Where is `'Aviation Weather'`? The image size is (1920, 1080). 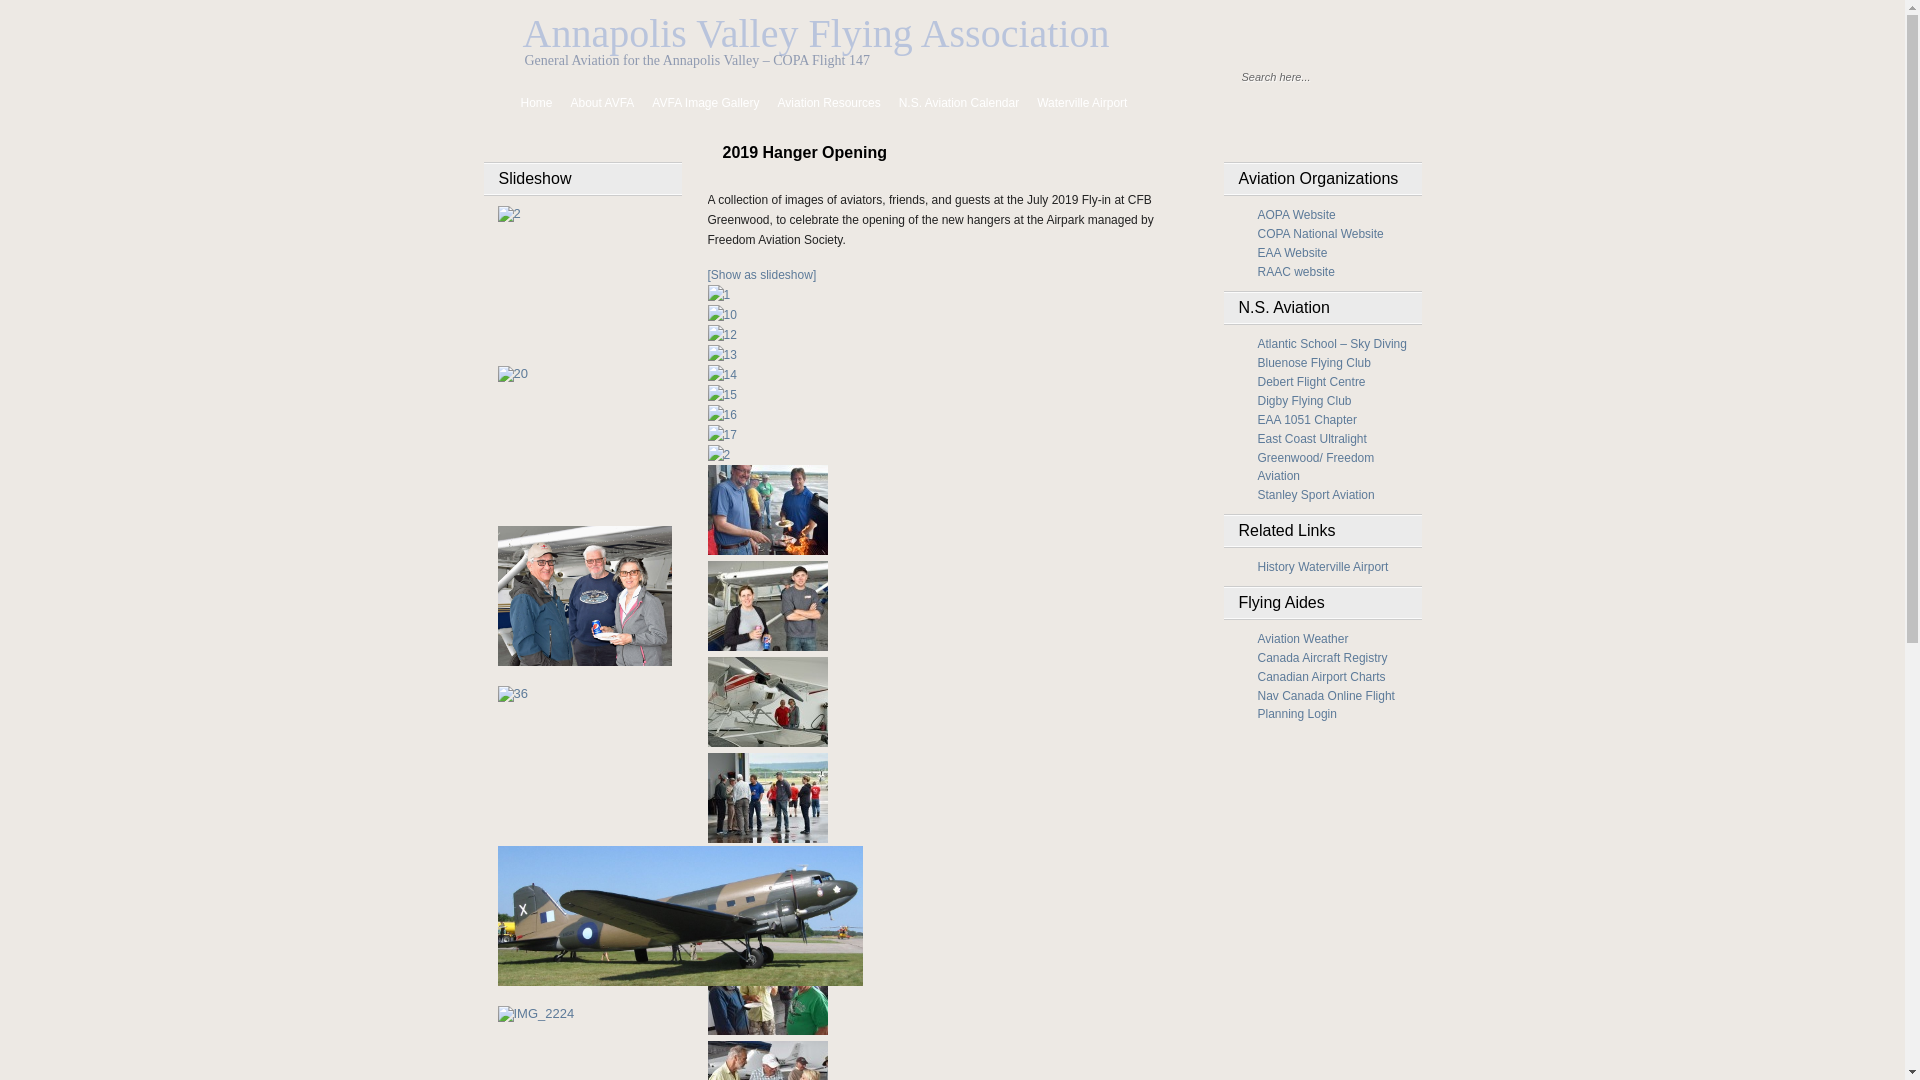 'Aviation Weather' is located at coordinates (1303, 639).